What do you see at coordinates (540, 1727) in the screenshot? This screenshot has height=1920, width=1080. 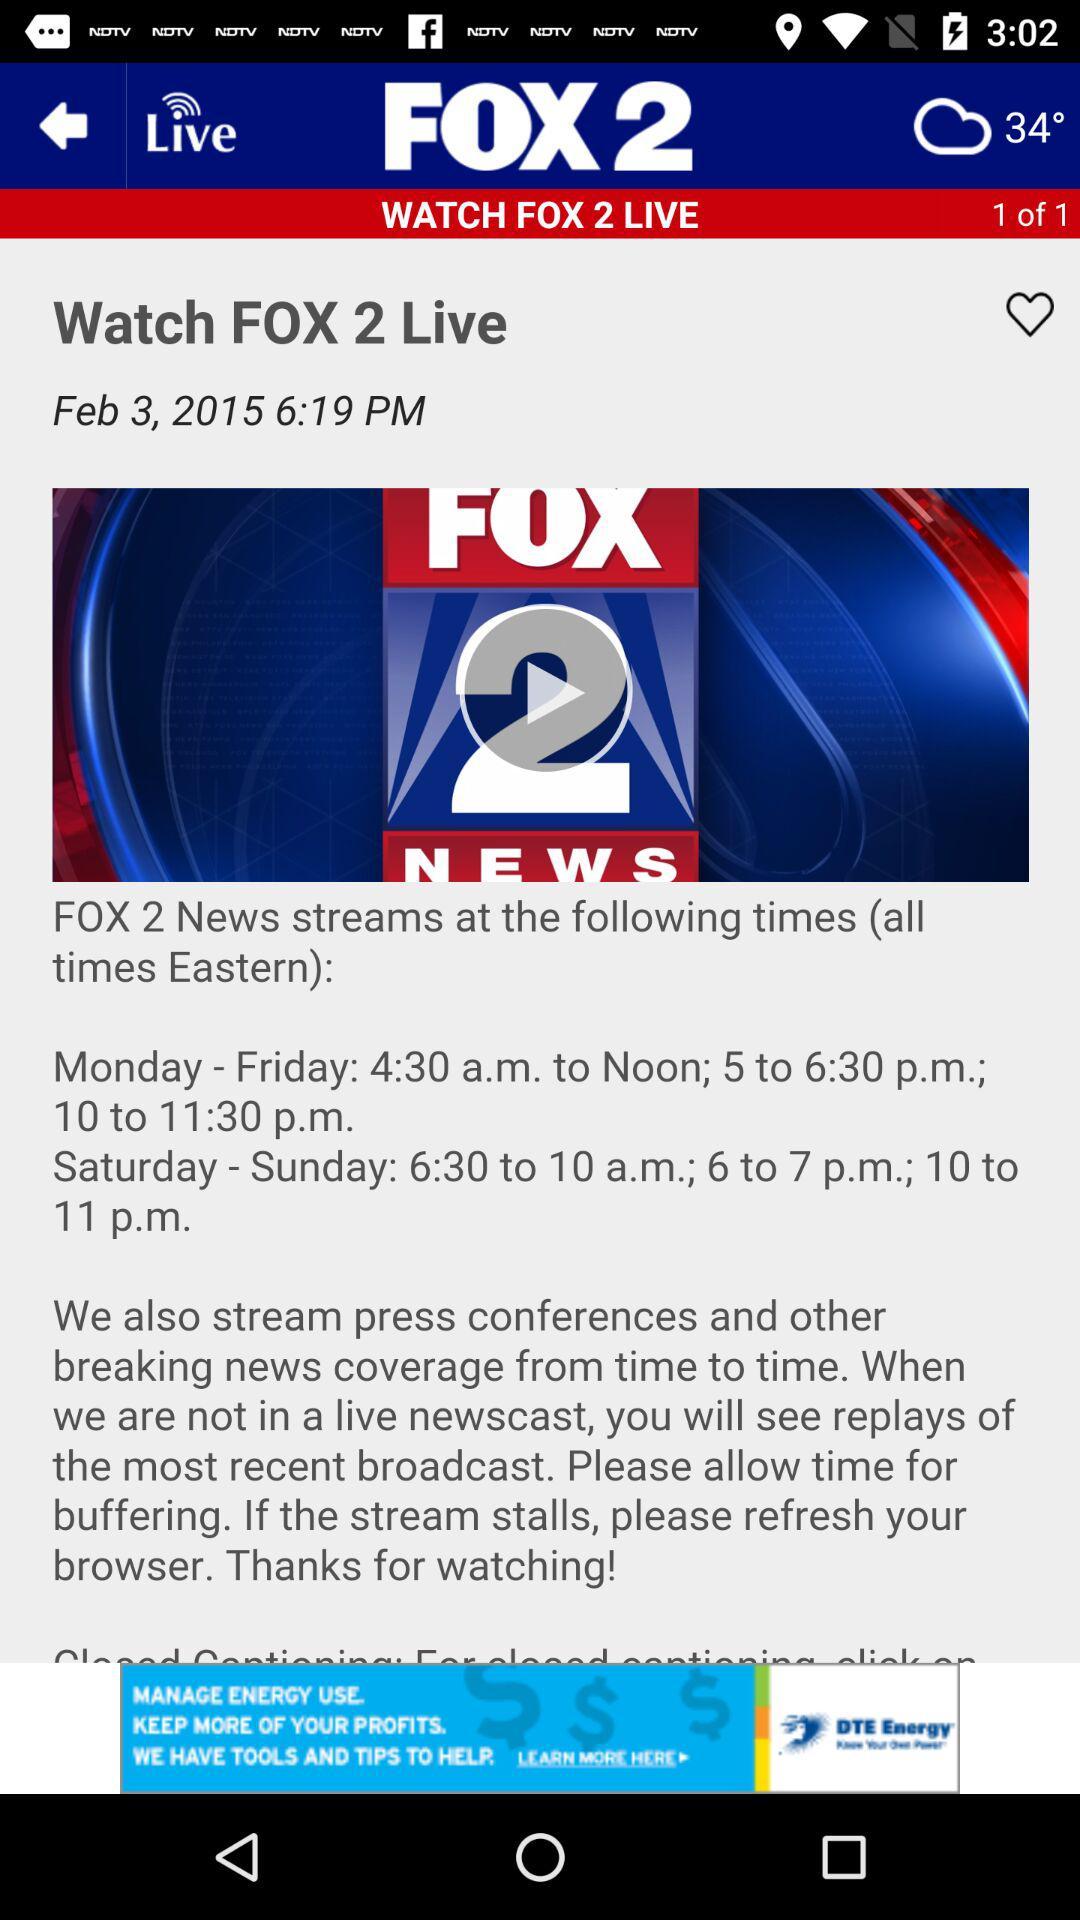 I see `advertisement` at bounding box center [540, 1727].